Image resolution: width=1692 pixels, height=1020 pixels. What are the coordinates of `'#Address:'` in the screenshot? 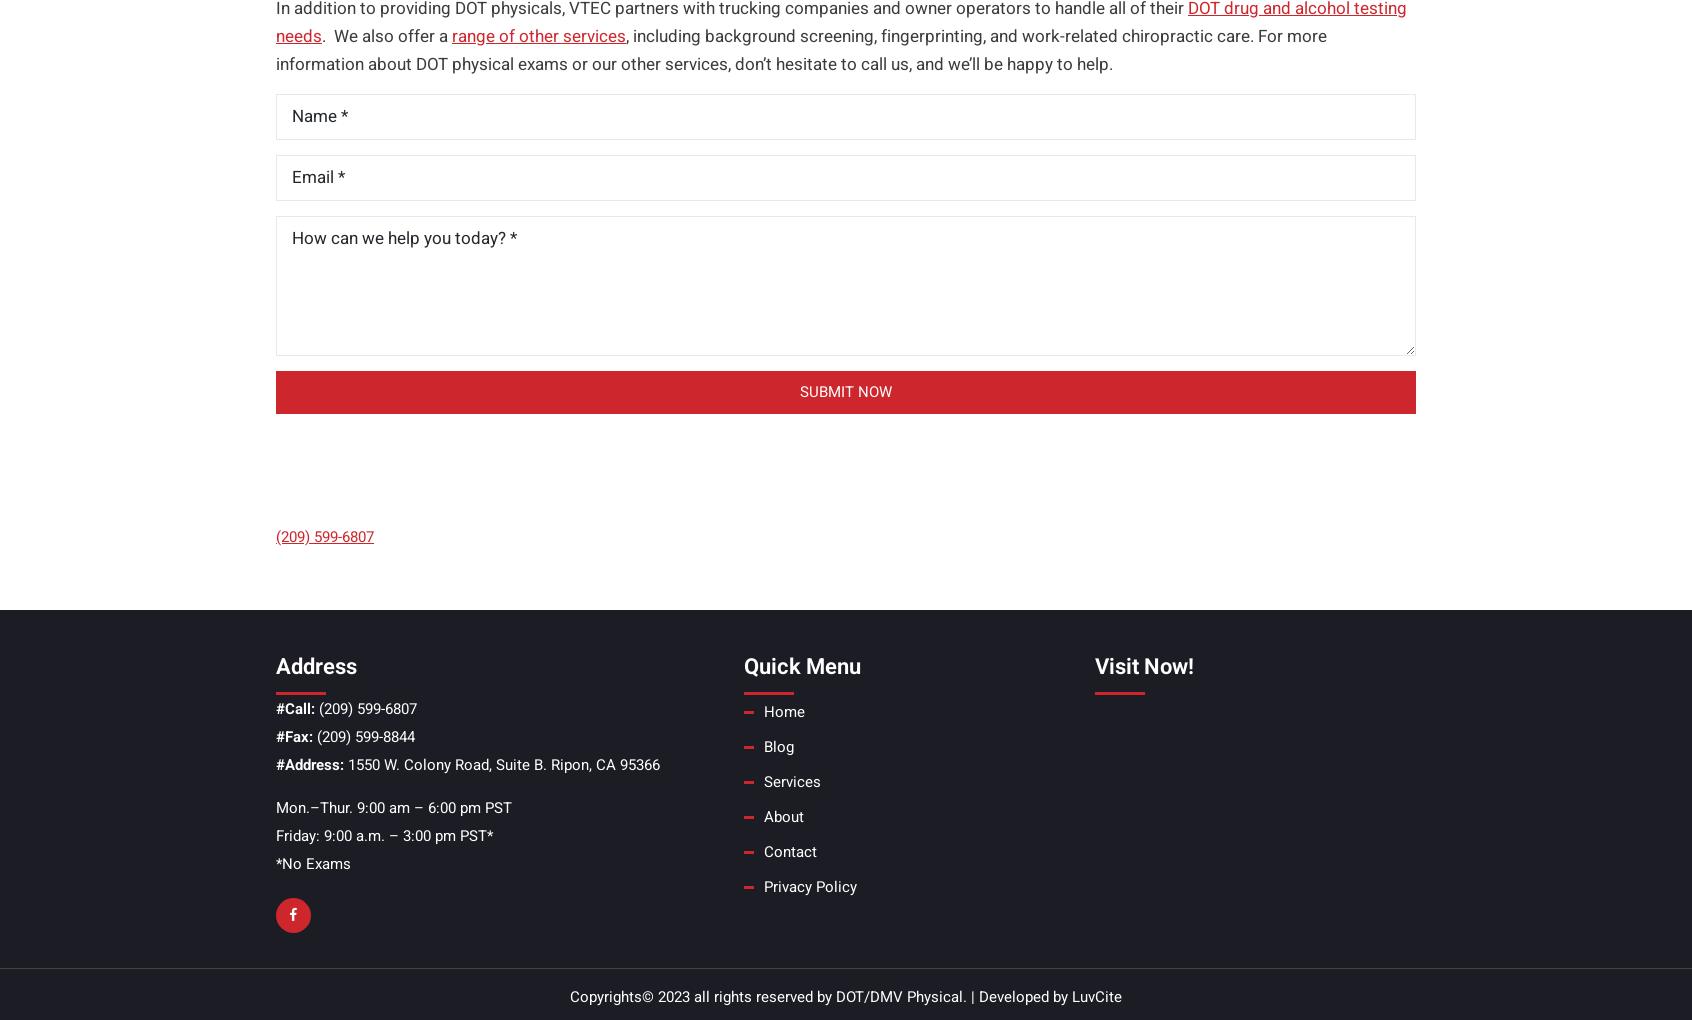 It's located at (308, 763).